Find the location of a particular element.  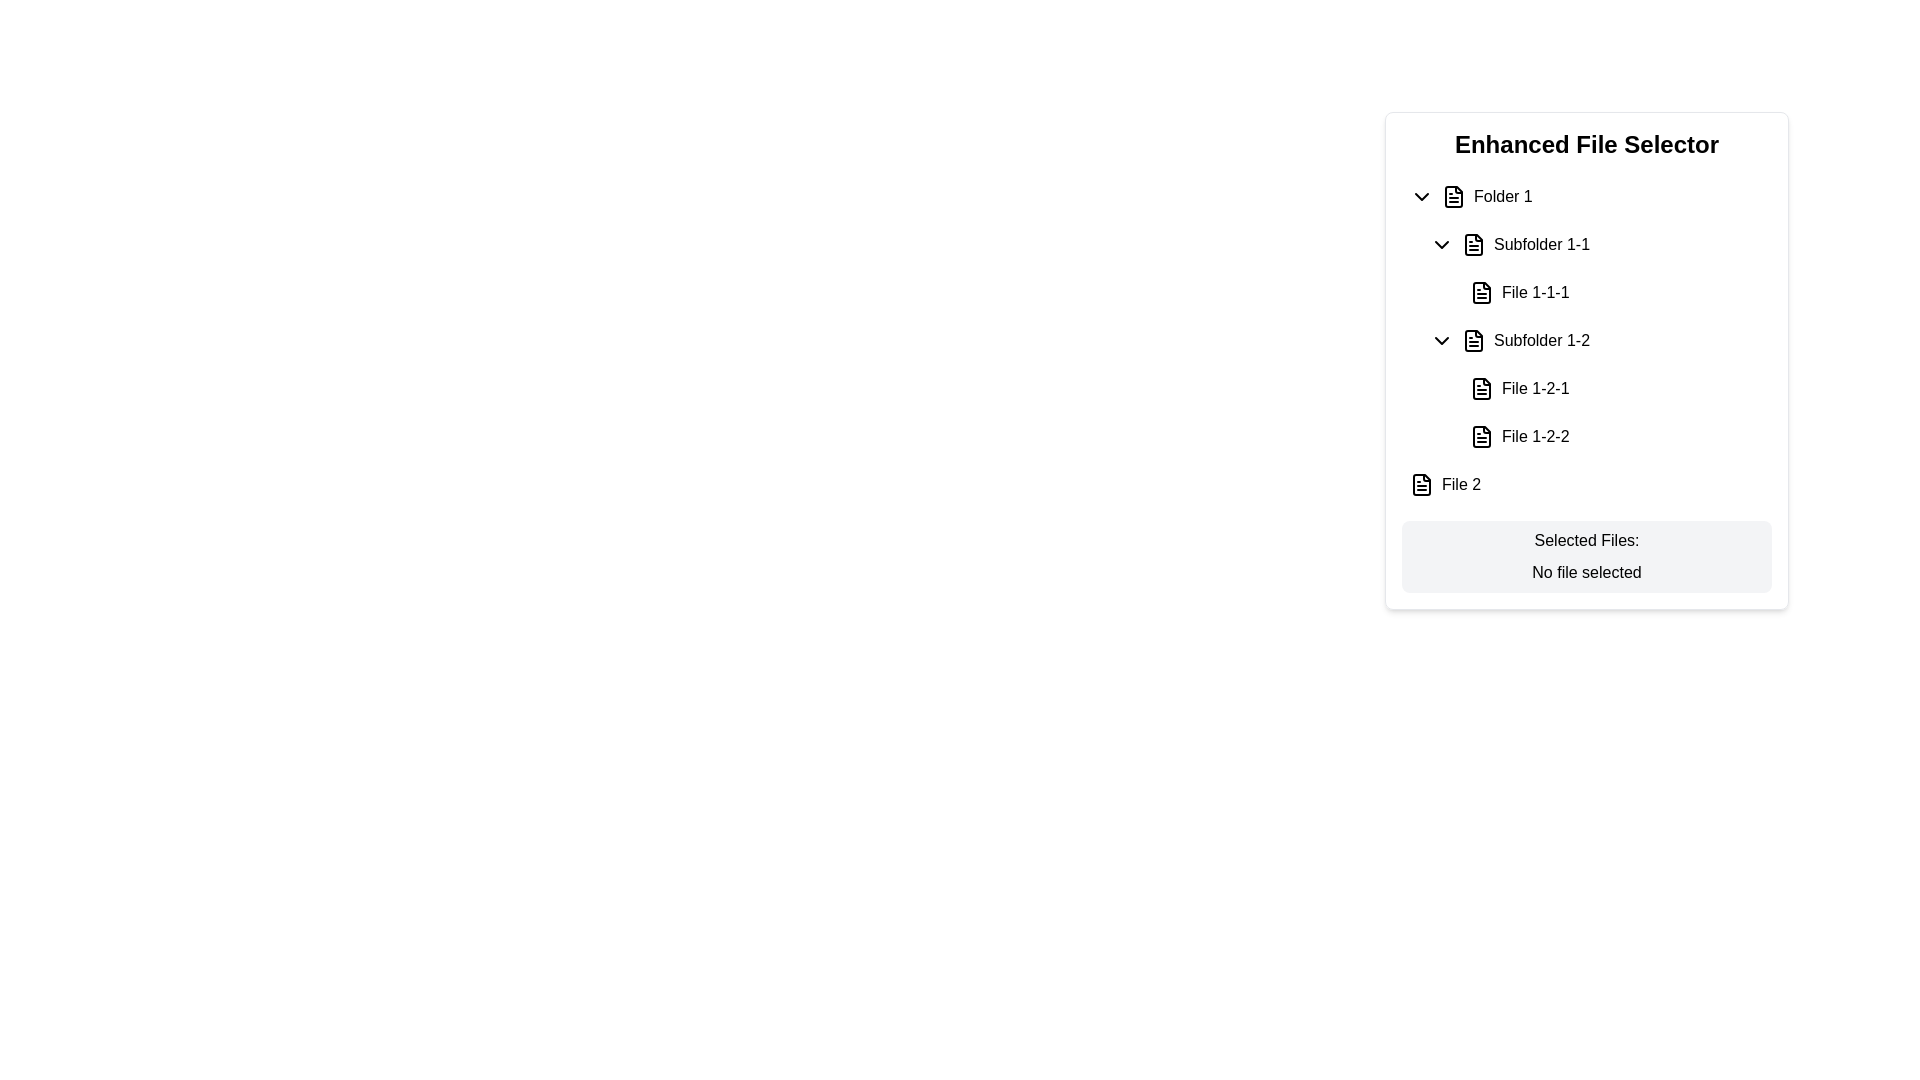

the list item representing the file named 'File 1-2-2' is located at coordinates (1617, 435).